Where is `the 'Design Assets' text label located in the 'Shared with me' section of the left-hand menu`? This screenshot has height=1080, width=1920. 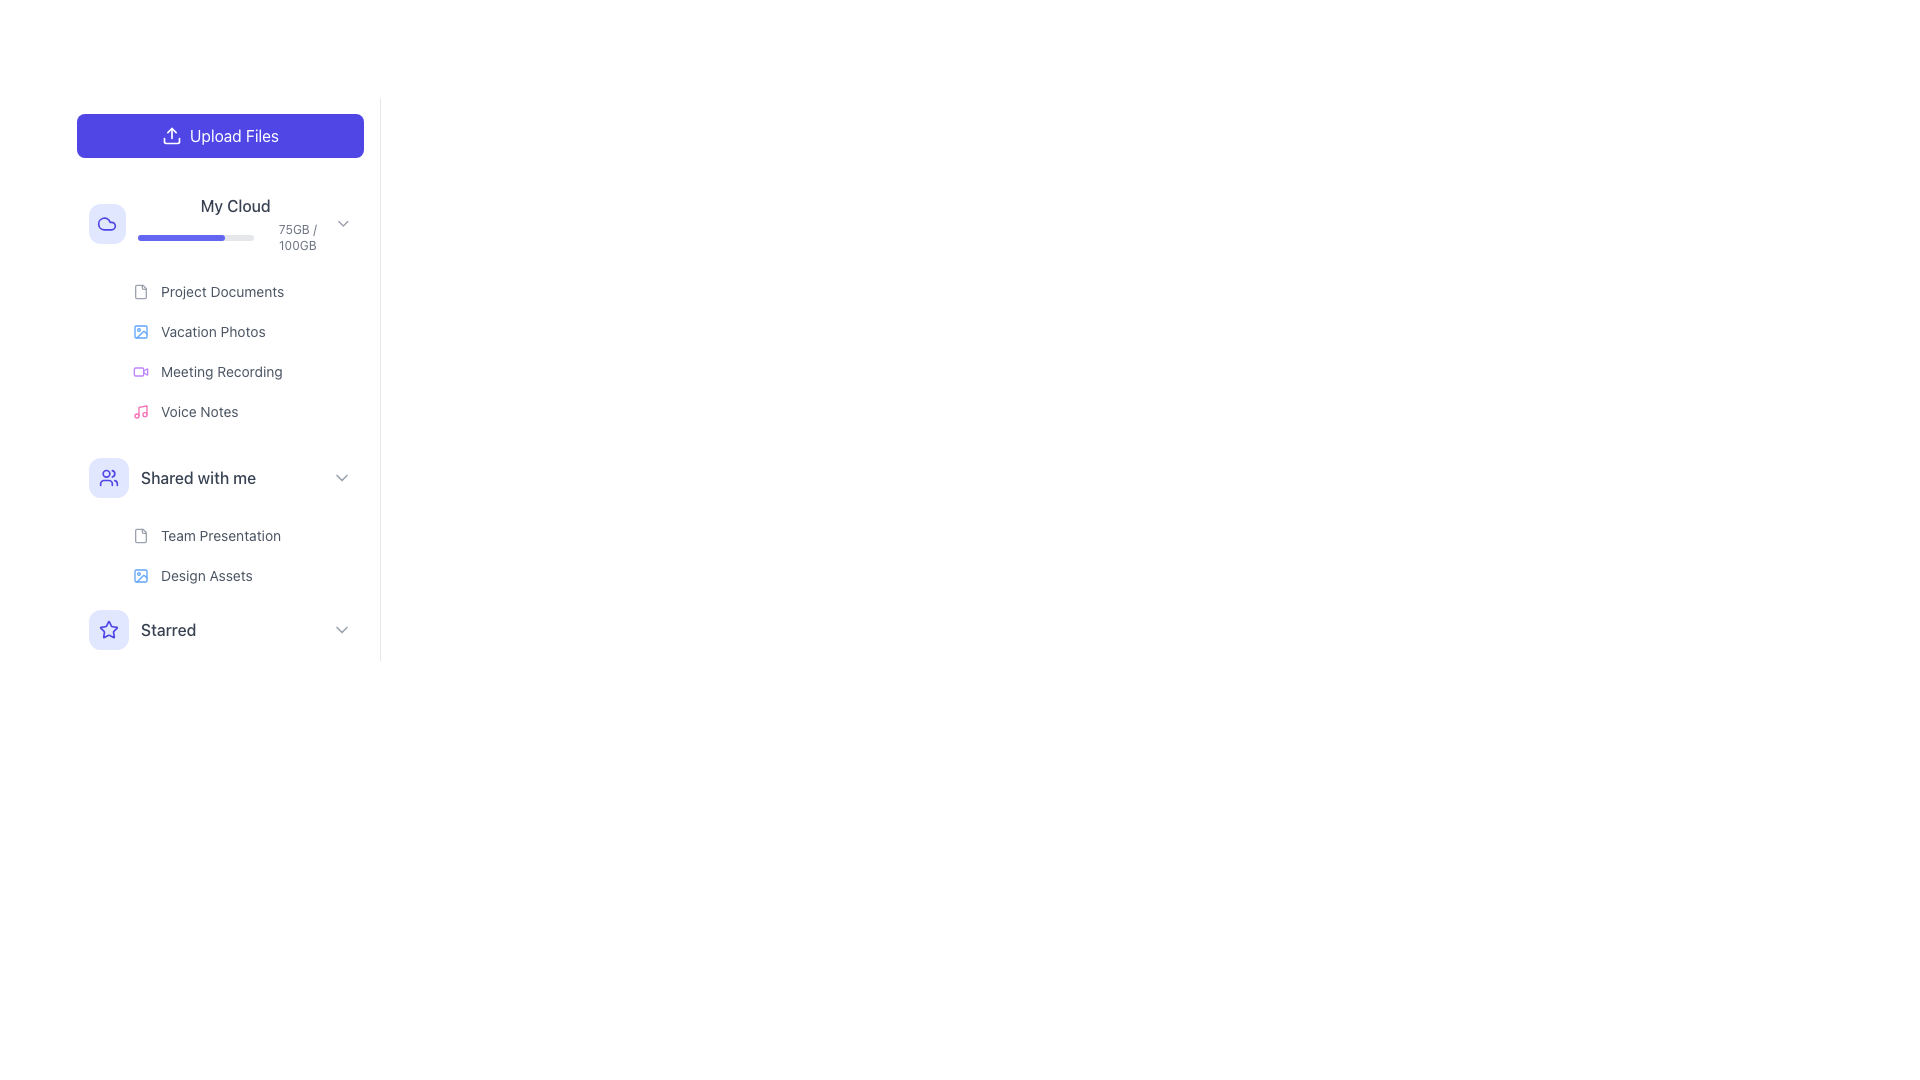
the 'Design Assets' text label located in the 'Shared with me' section of the left-hand menu is located at coordinates (206, 575).